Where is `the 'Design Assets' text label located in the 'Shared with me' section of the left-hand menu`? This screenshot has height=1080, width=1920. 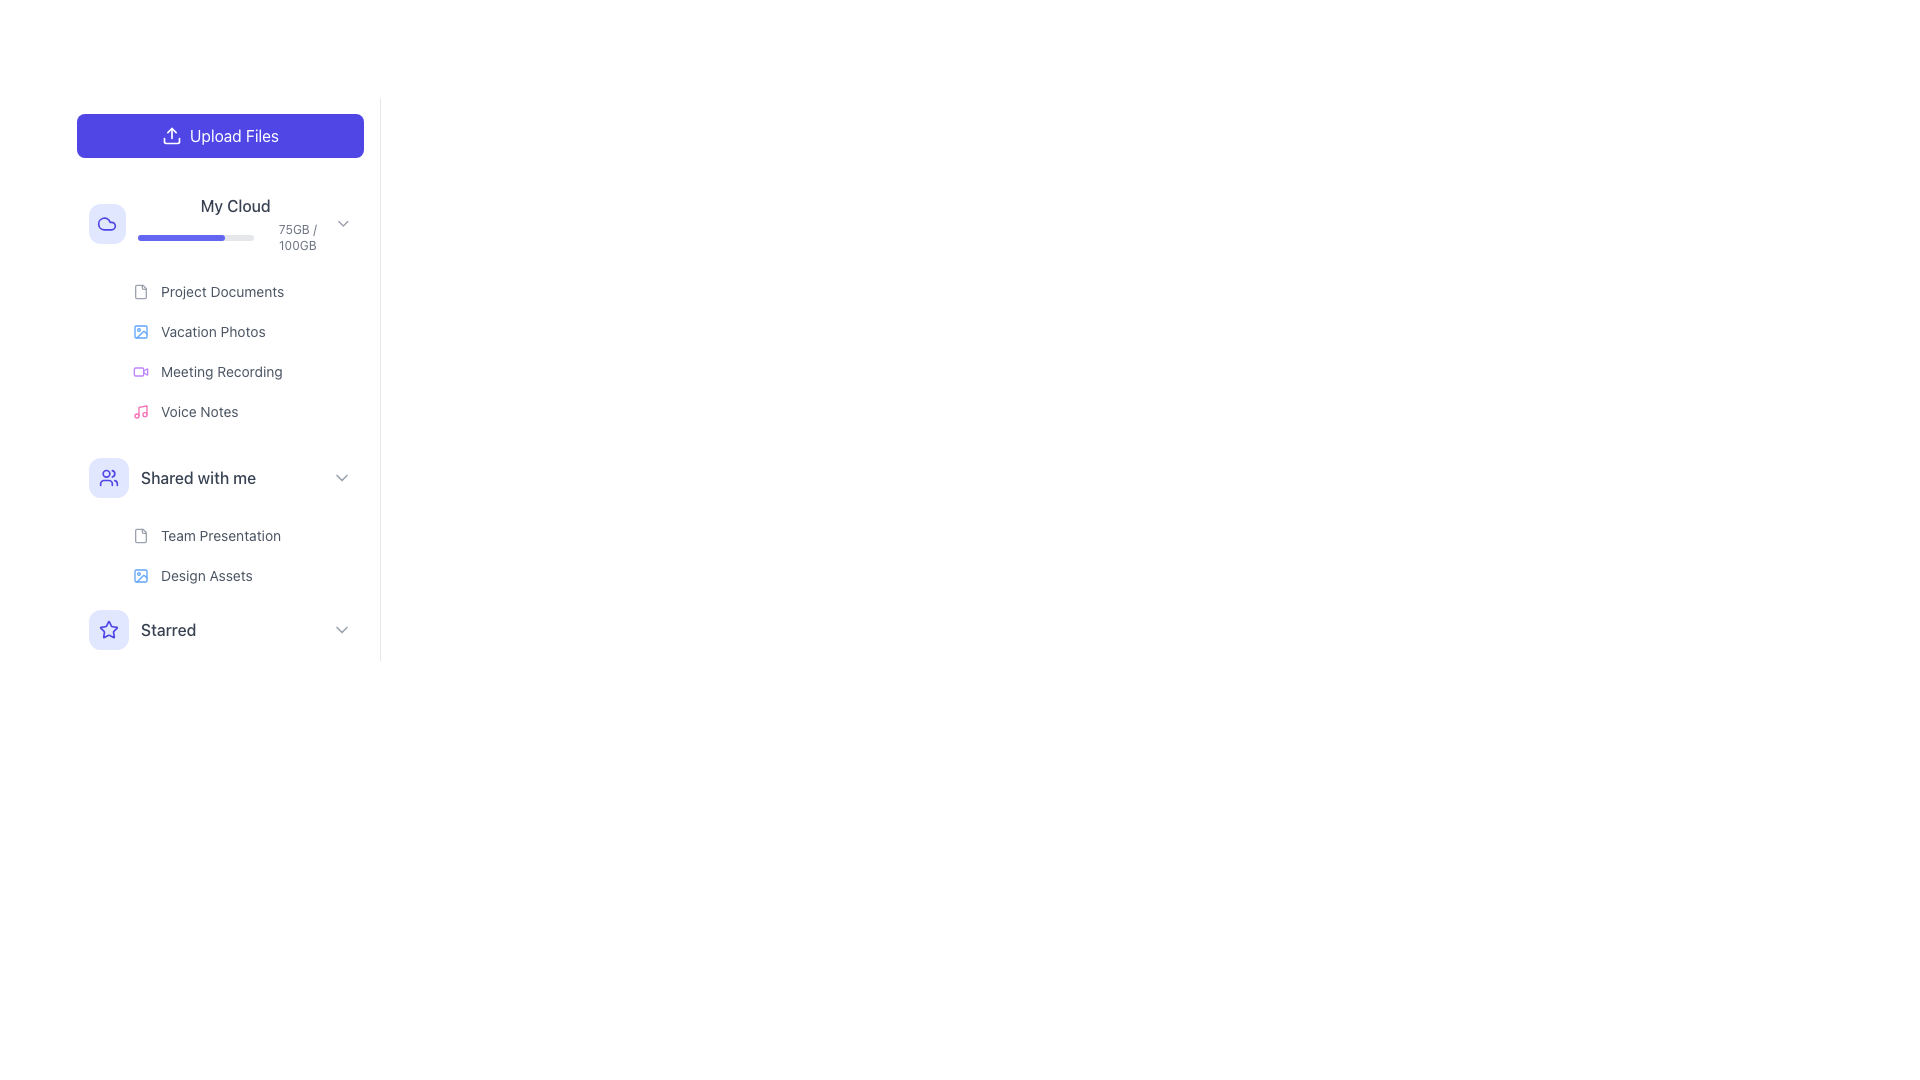
the 'Design Assets' text label located in the 'Shared with me' section of the left-hand menu is located at coordinates (206, 575).